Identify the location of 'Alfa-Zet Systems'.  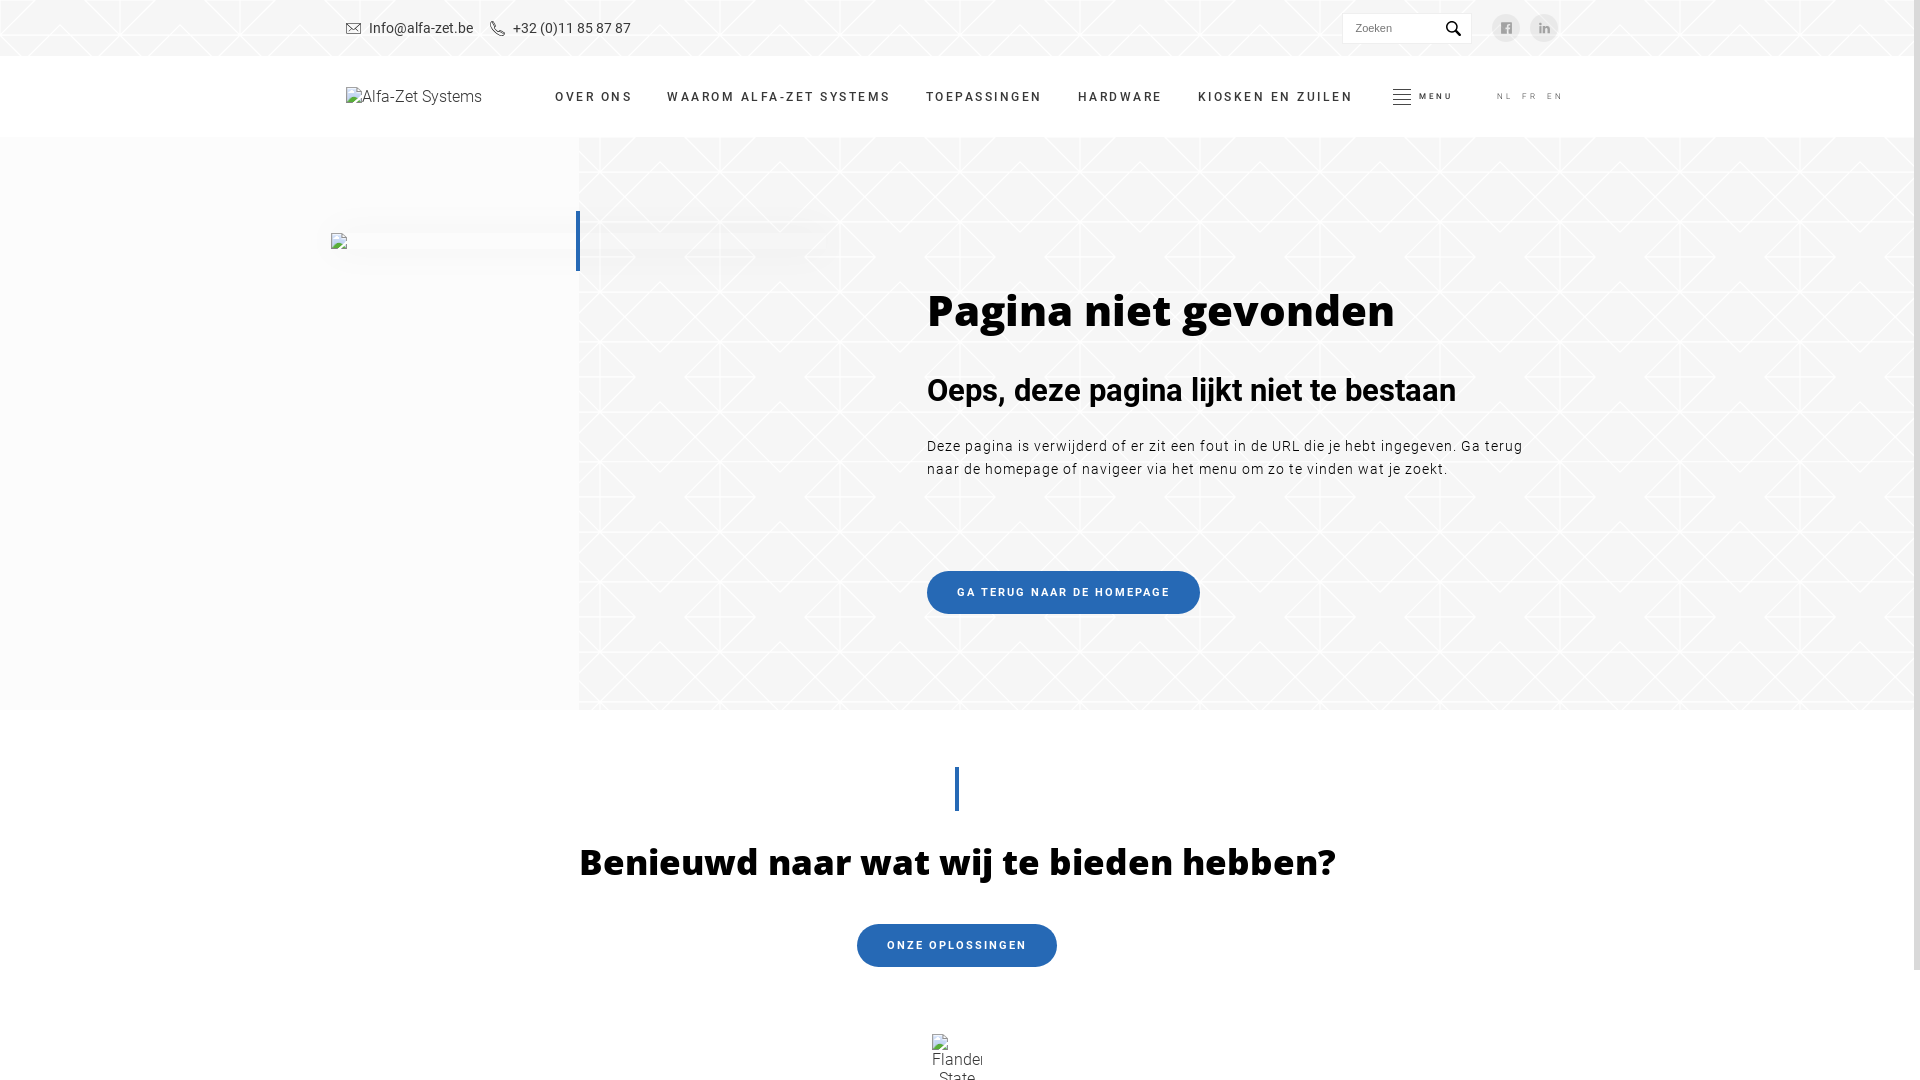
(412, 96).